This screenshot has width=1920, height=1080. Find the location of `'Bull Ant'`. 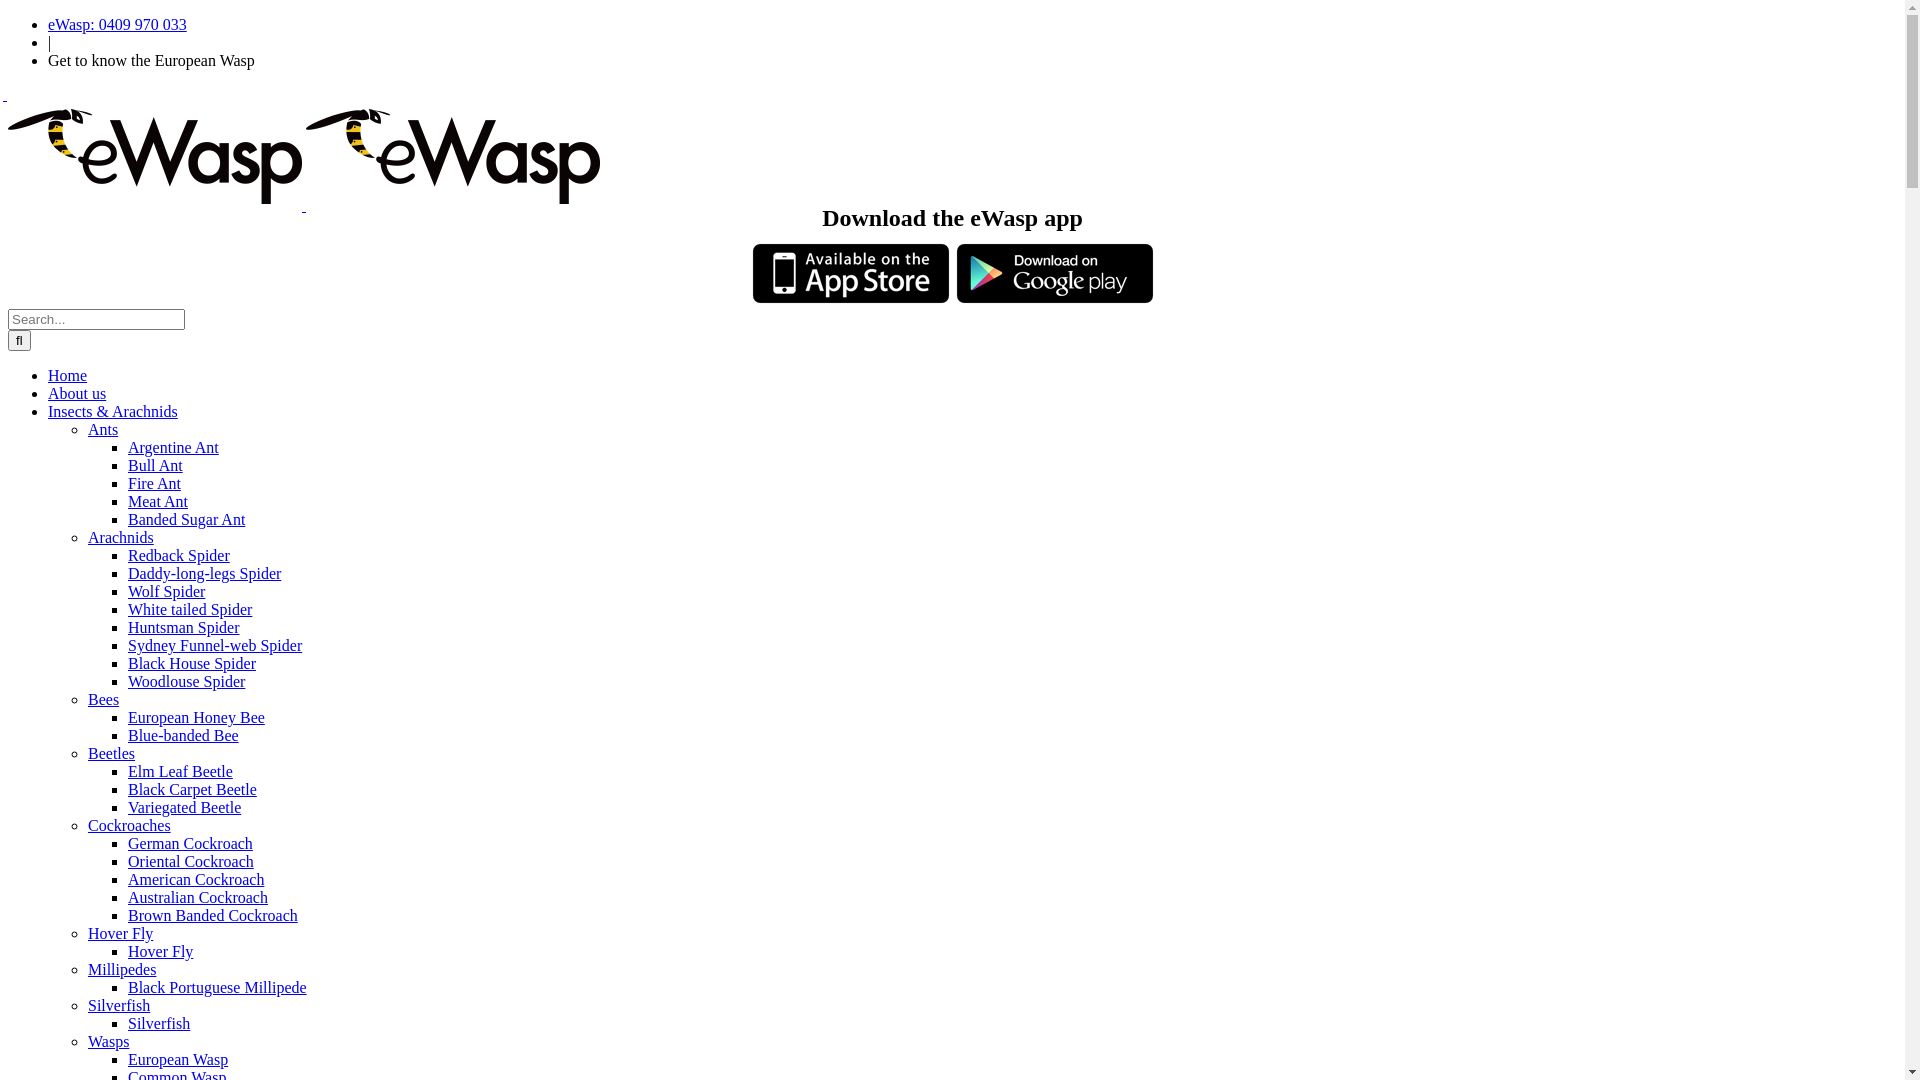

'Bull Ant' is located at coordinates (154, 465).